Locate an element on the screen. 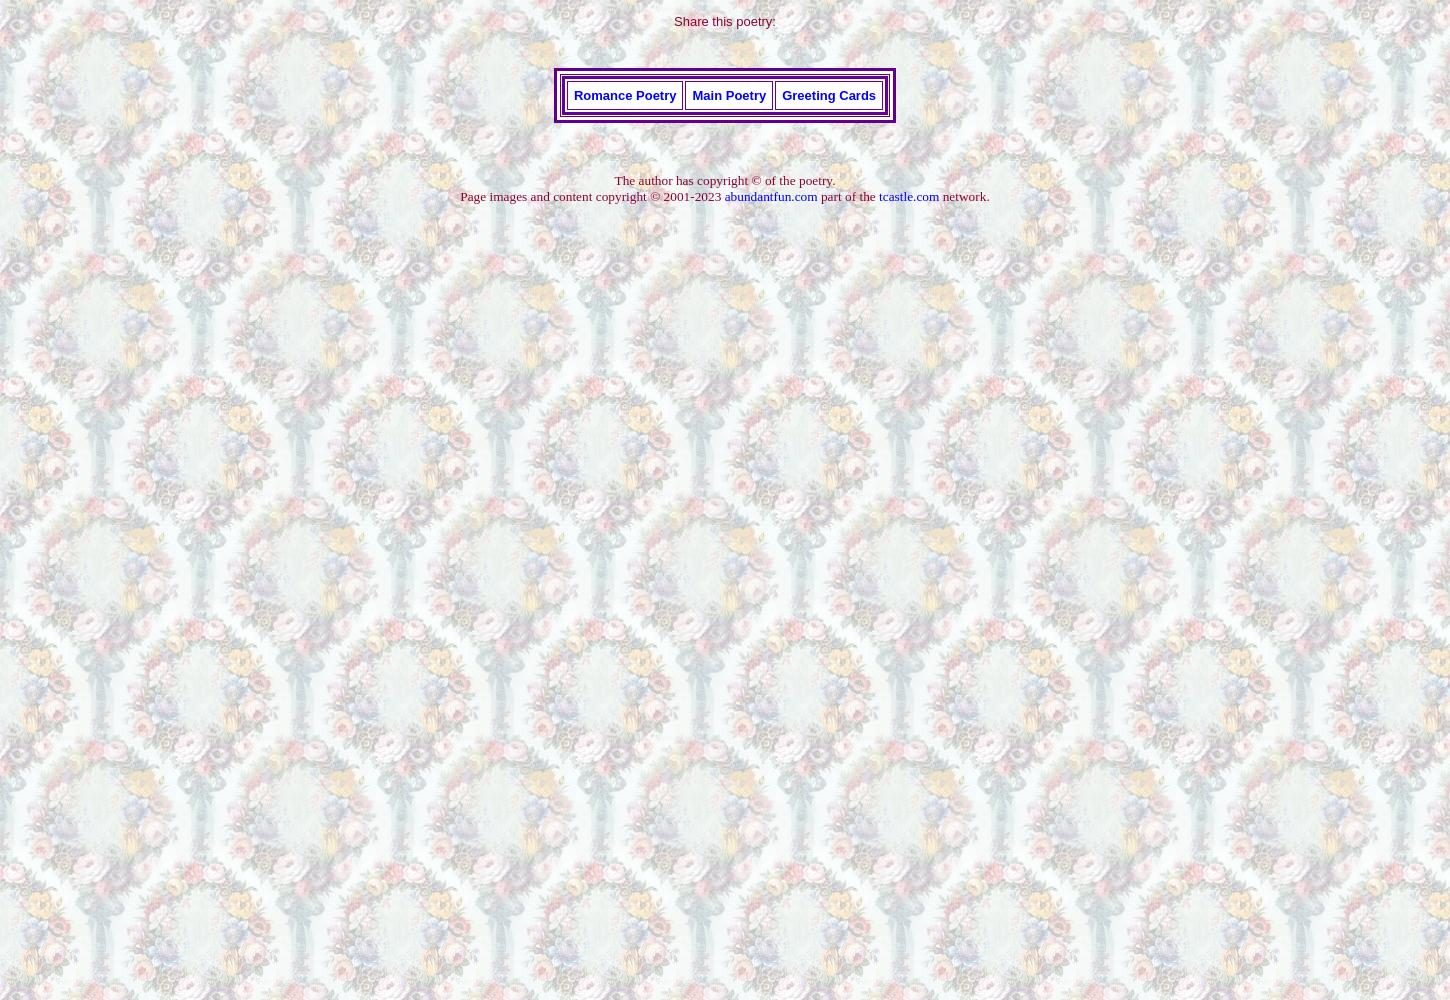 This screenshot has width=1450, height=1000. 'Share this poetry:' is located at coordinates (723, 20).